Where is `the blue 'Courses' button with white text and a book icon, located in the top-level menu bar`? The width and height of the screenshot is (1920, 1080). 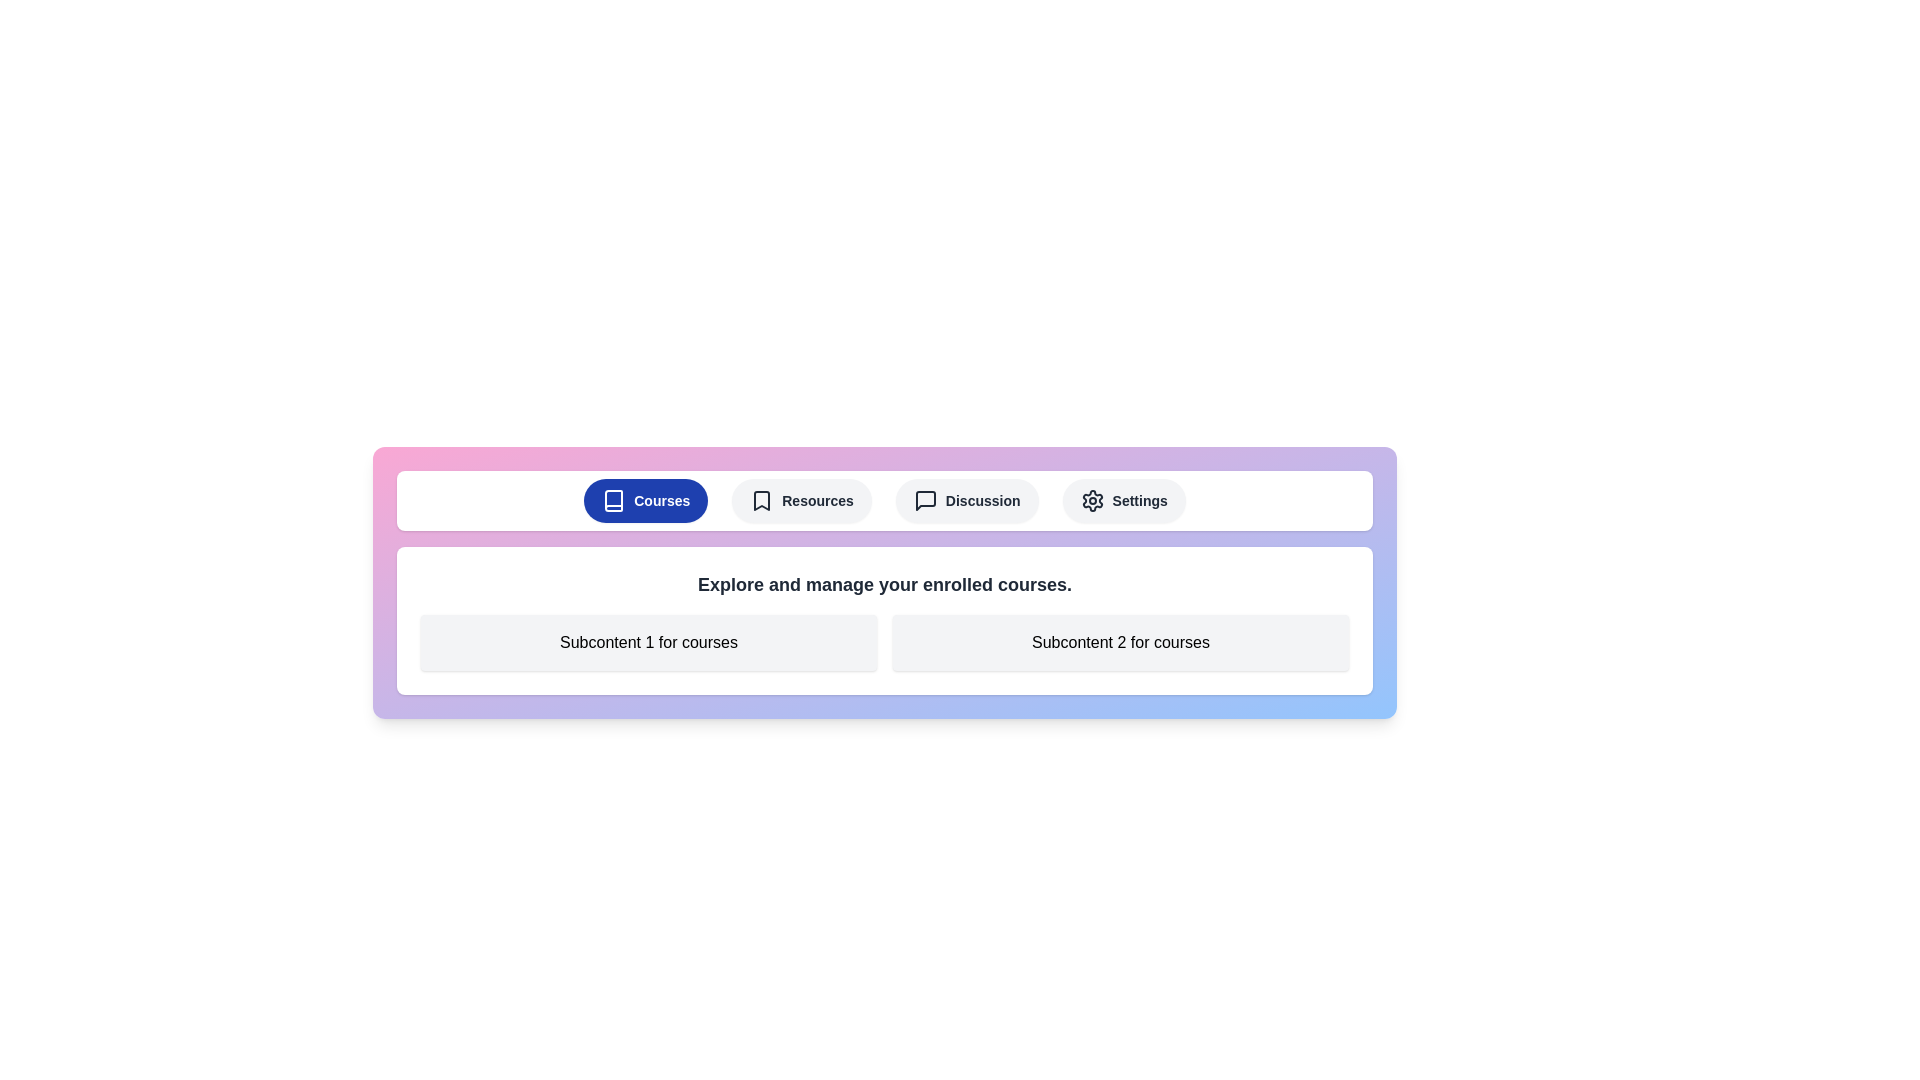 the blue 'Courses' button with white text and a book icon, located in the top-level menu bar is located at coordinates (646, 500).